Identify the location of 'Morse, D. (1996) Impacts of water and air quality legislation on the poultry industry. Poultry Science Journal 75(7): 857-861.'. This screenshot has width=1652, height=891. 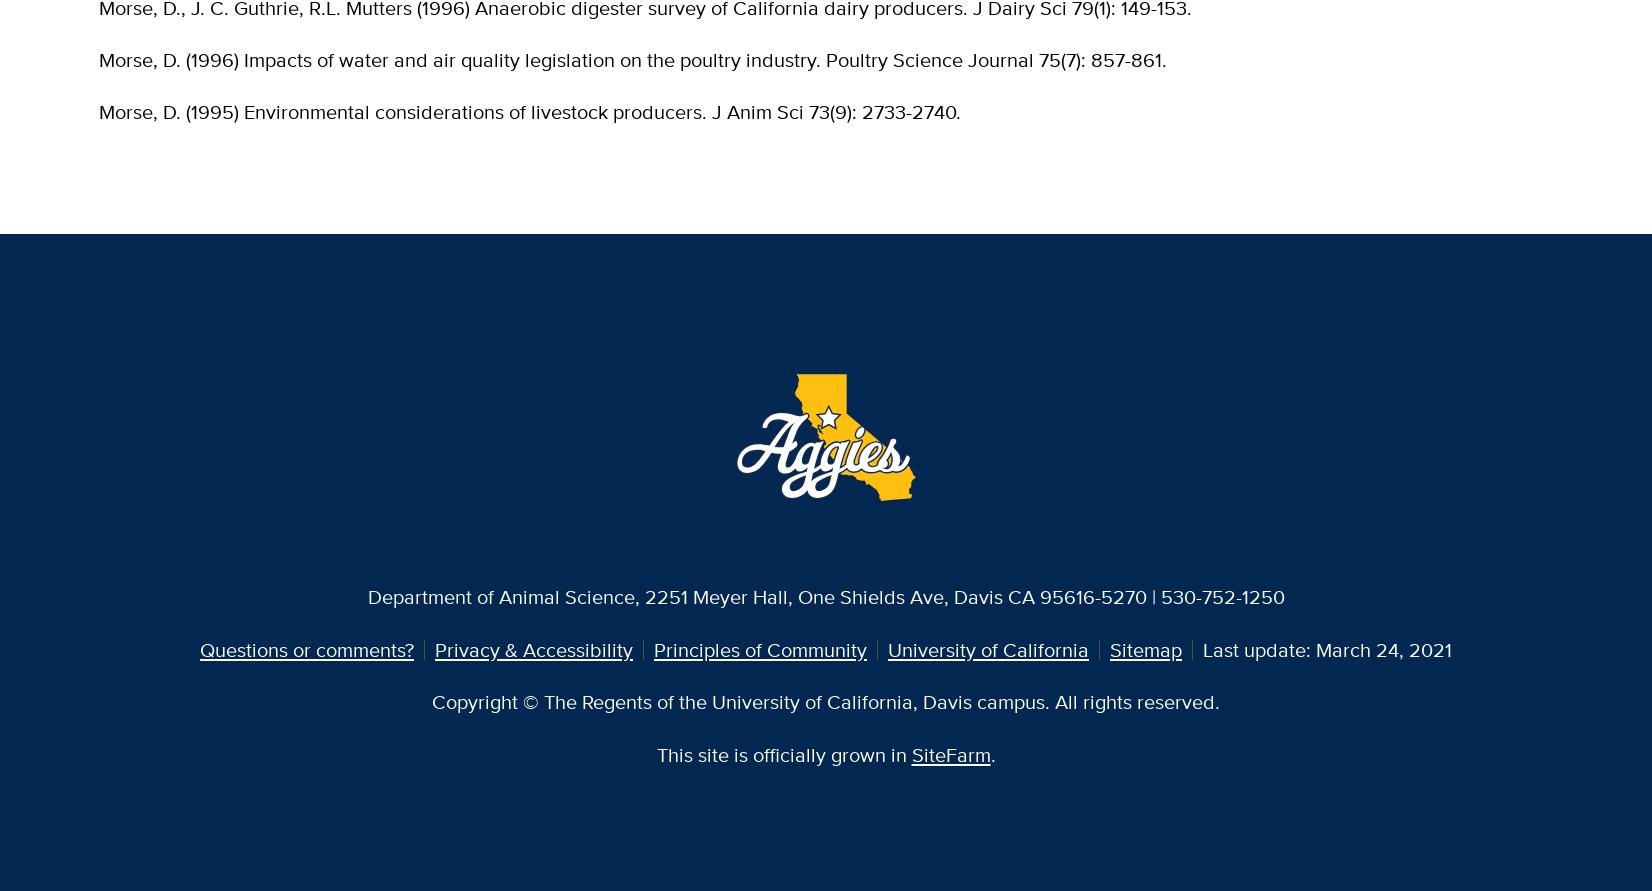
(633, 59).